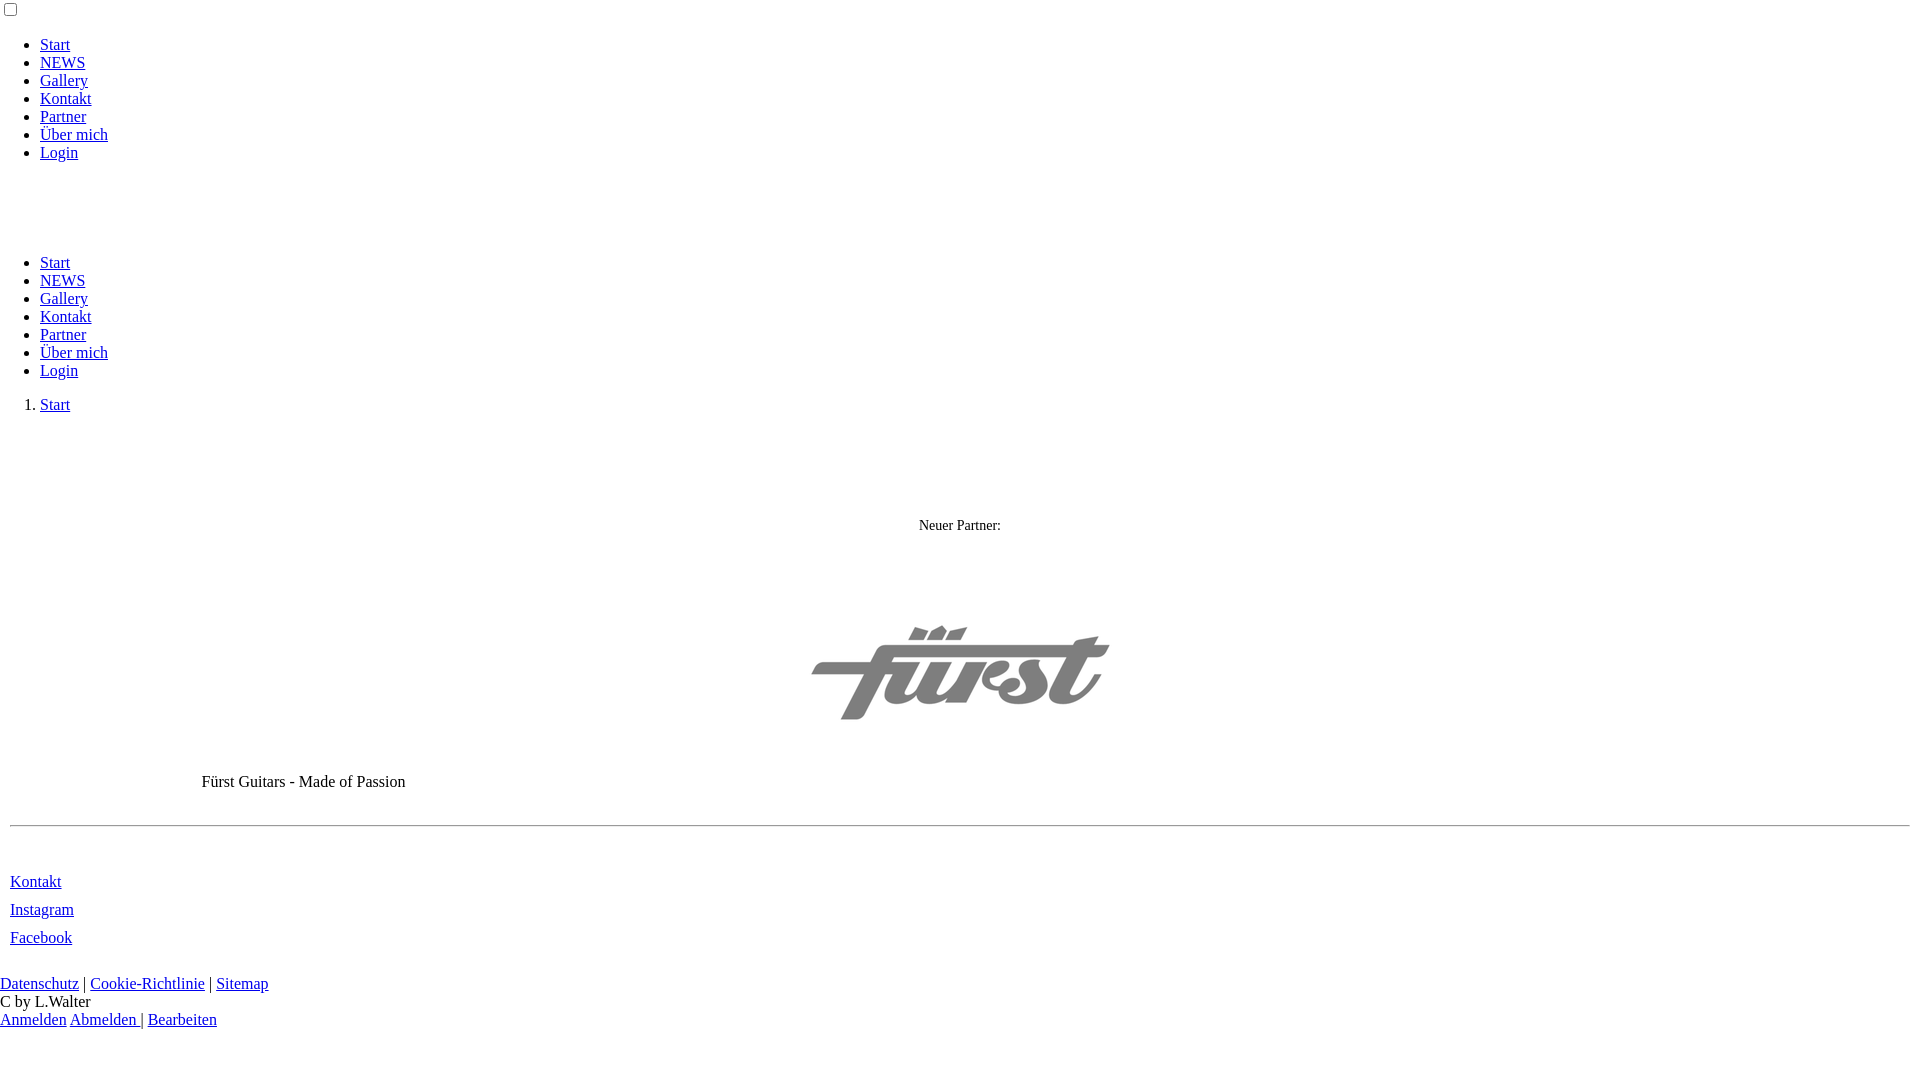 The height and width of the screenshot is (1080, 1920). What do you see at coordinates (39, 261) in the screenshot?
I see `'Start'` at bounding box center [39, 261].